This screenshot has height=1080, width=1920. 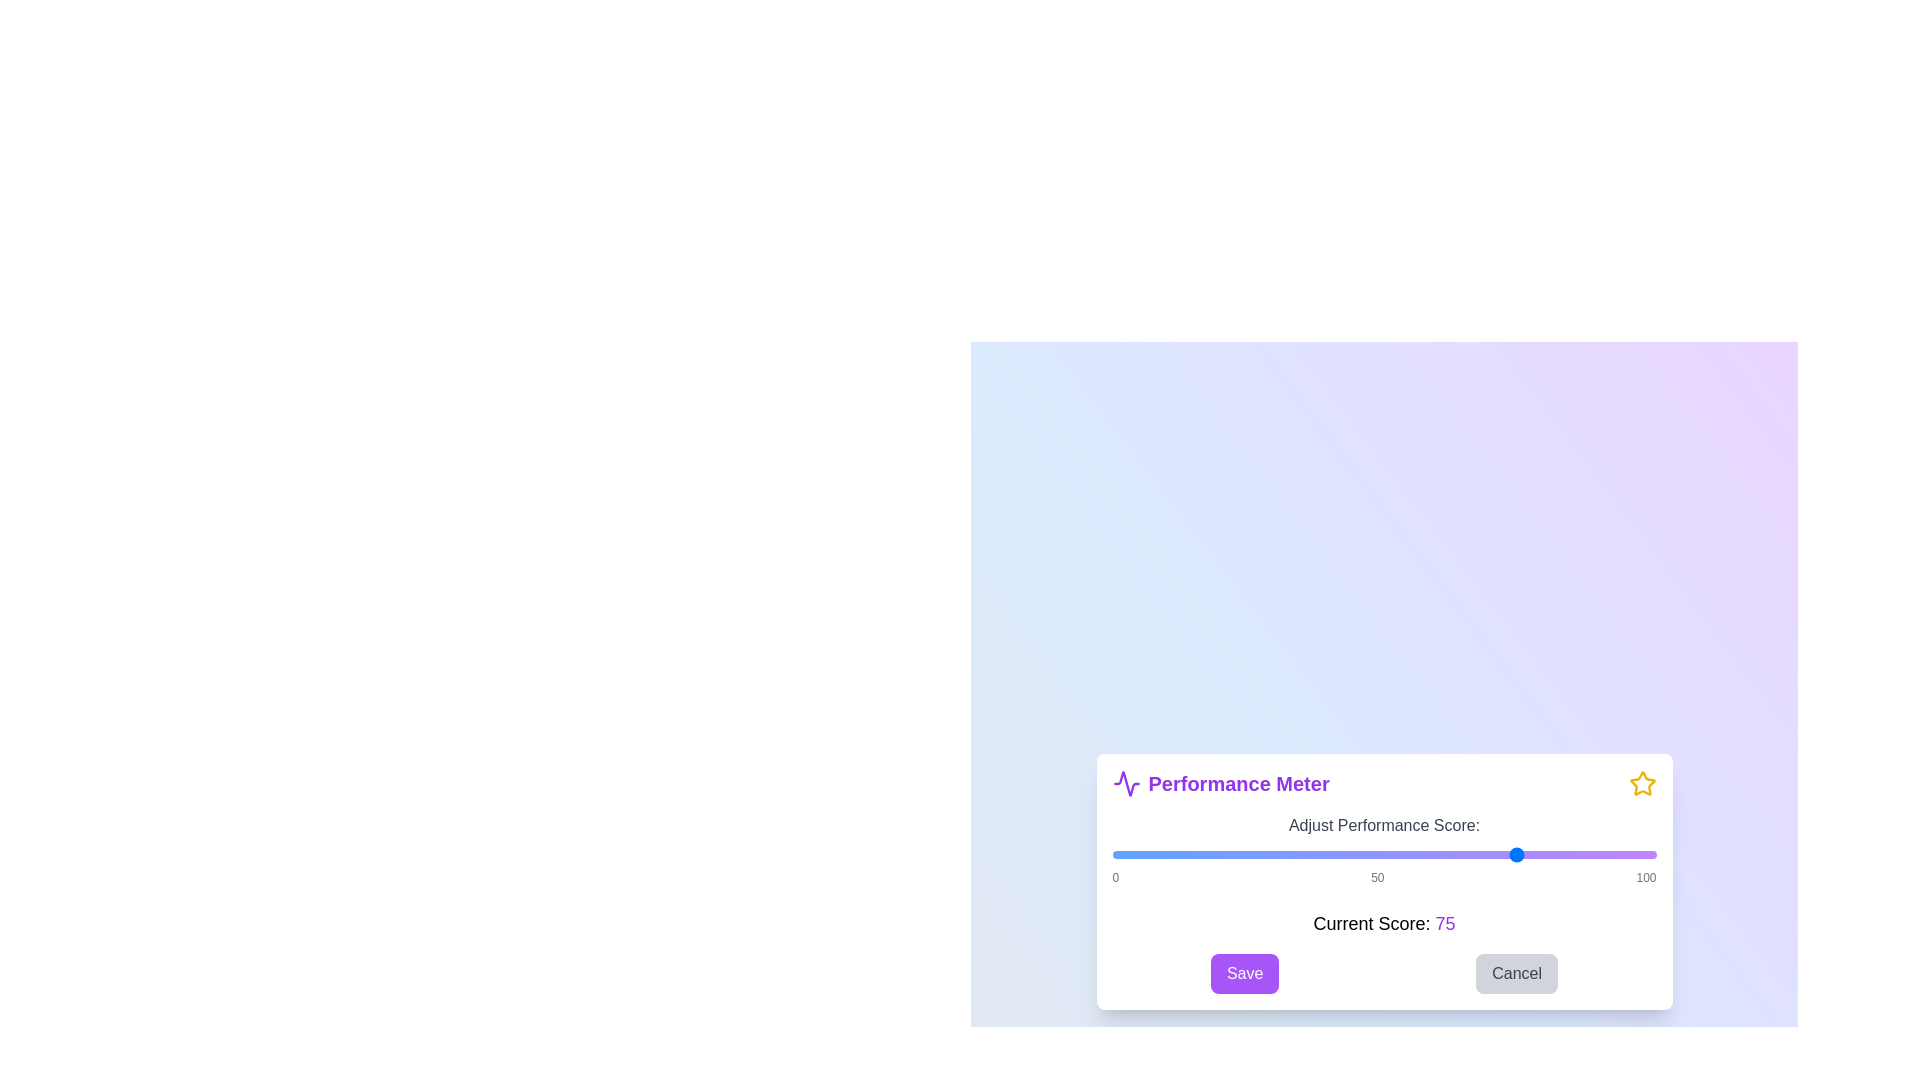 I want to click on the performance score to 32 using the slider, so click(x=1286, y=855).